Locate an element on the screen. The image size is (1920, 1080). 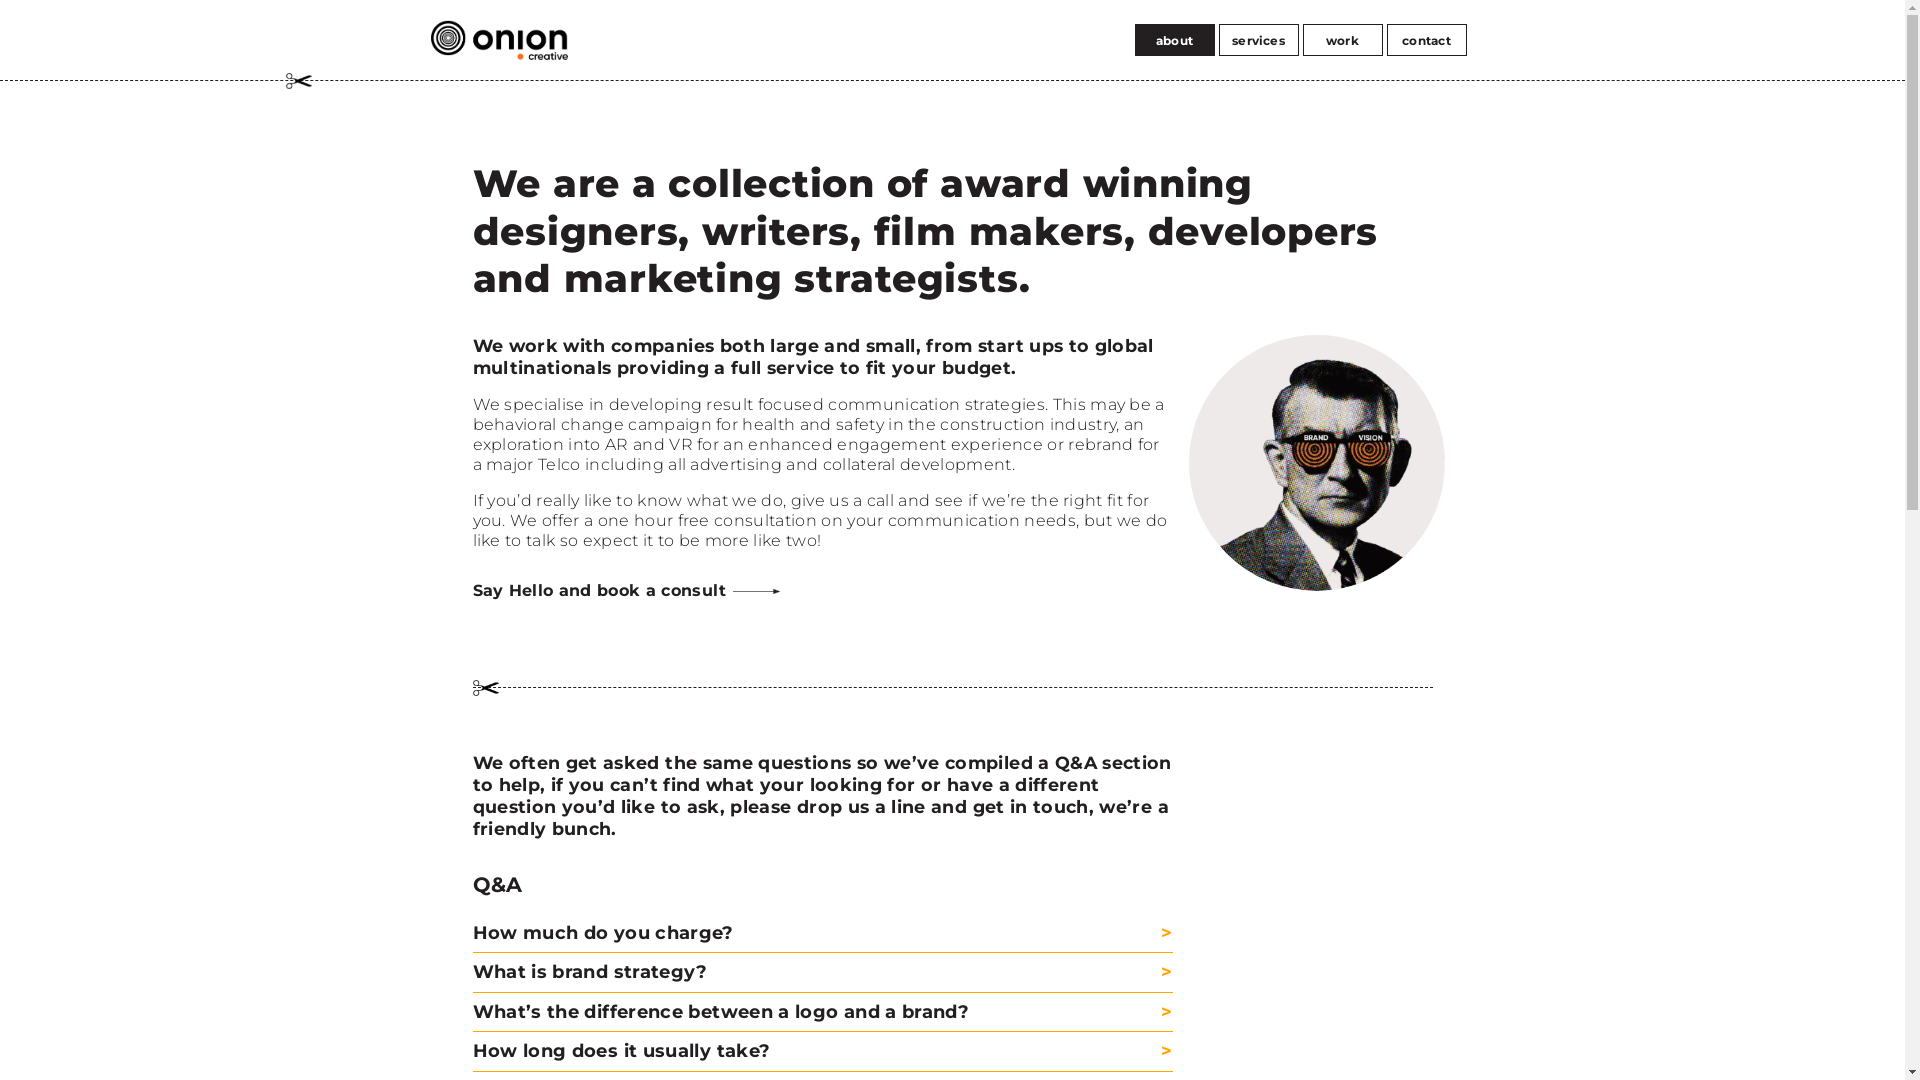
'work' is located at coordinates (1301, 39).